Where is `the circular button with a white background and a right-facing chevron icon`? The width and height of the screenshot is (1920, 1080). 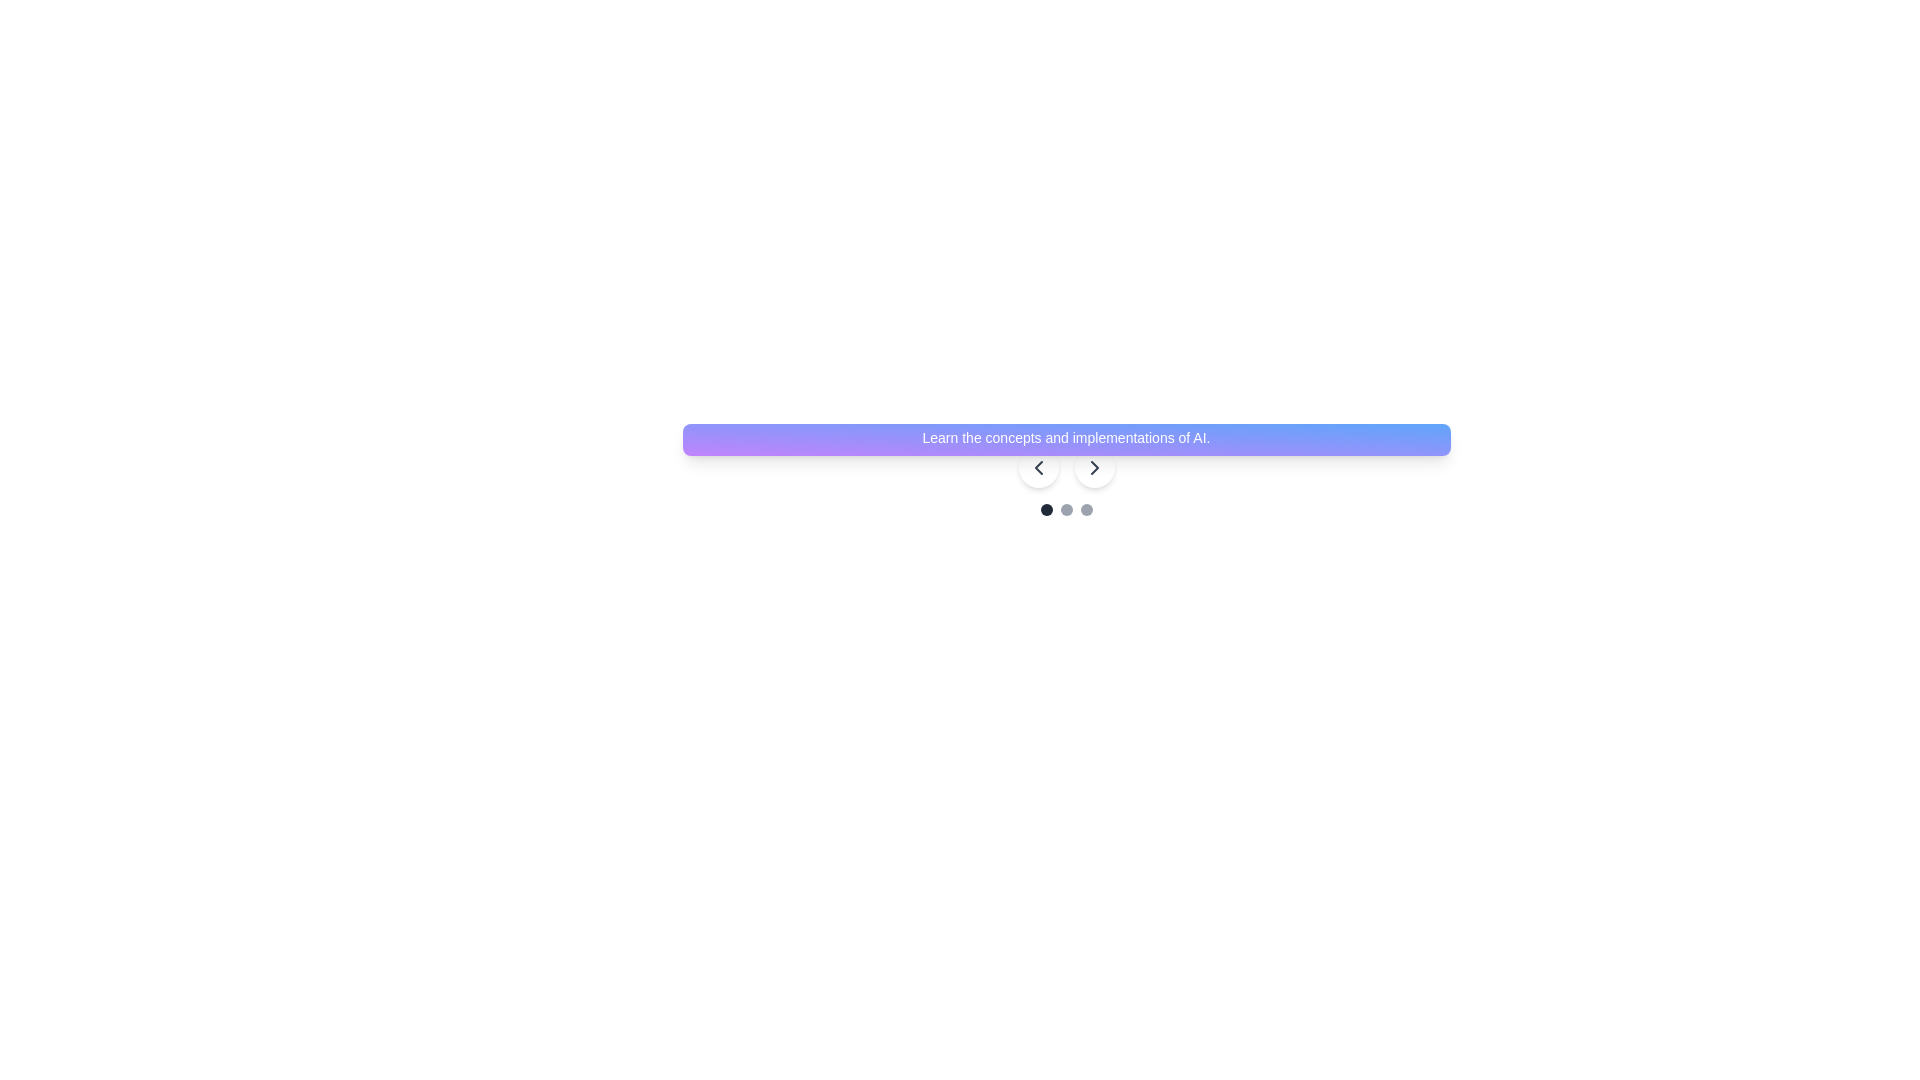 the circular button with a white background and a right-facing chevron icon is located at coordinates (1093, 467).